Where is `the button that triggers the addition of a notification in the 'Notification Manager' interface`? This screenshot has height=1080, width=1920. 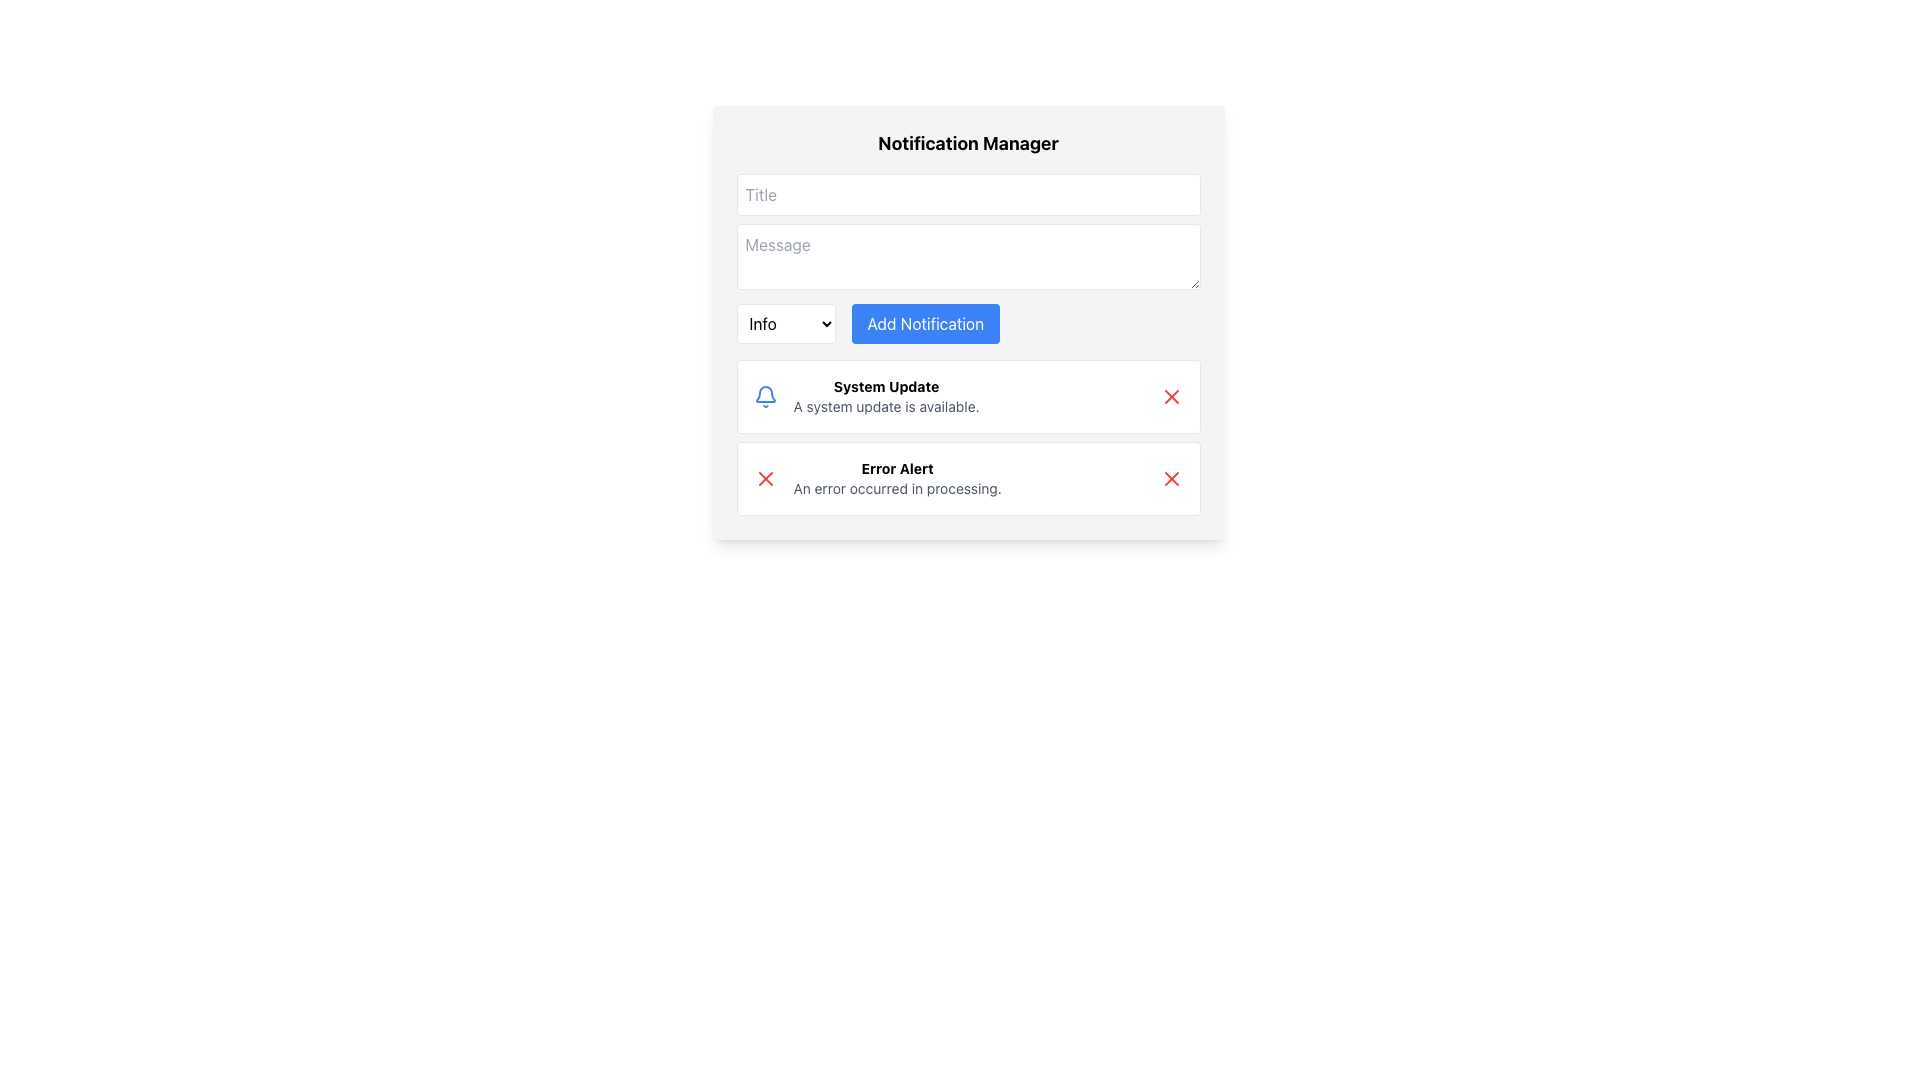
the button that triggers the addition of a notification in the 'Notification Manager' interface is located at coordinates (968, 322).